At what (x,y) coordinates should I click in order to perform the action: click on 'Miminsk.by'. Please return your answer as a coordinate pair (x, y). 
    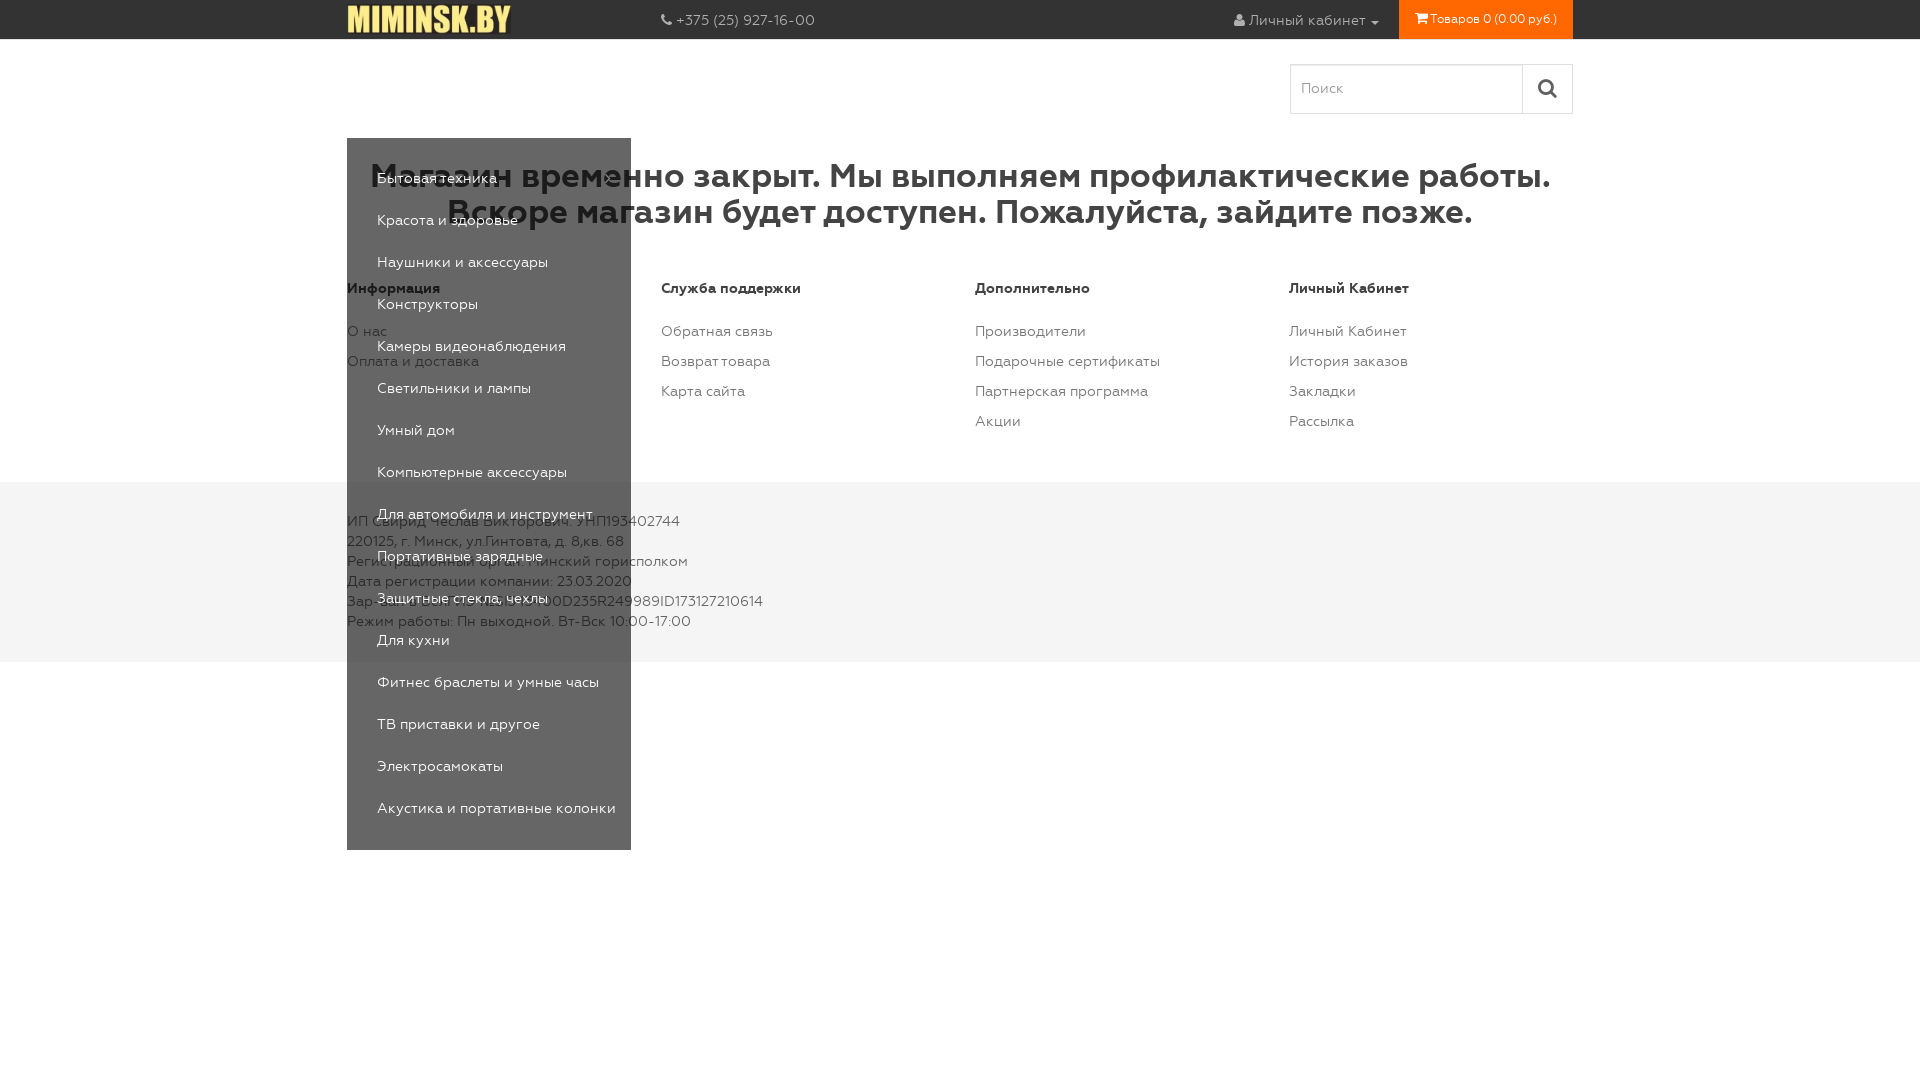
    Looking at the image, I should click on (346, 19).